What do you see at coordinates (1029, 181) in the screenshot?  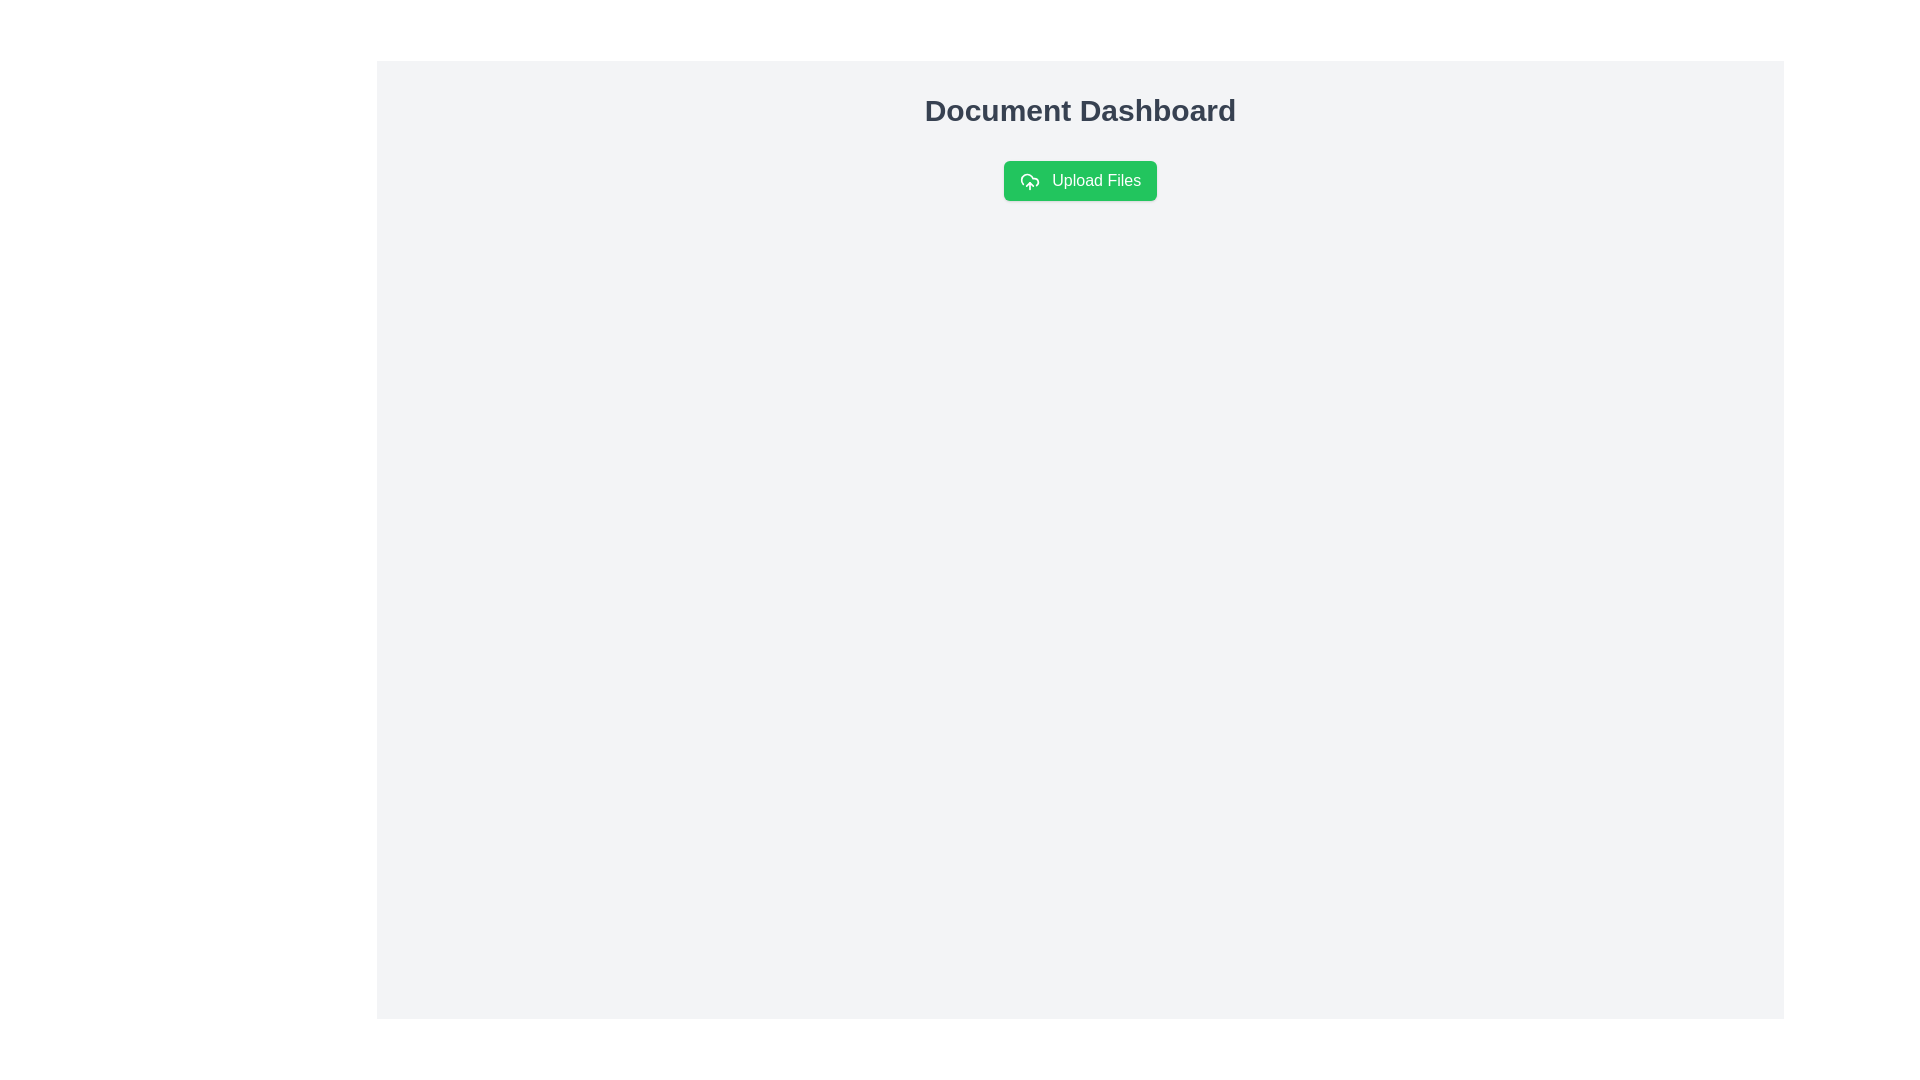 I see `the upload files icon within the green button labeled 'Upload Files', located directly below the title 'Document Dashboard'` at bounding box center [1029, 181].